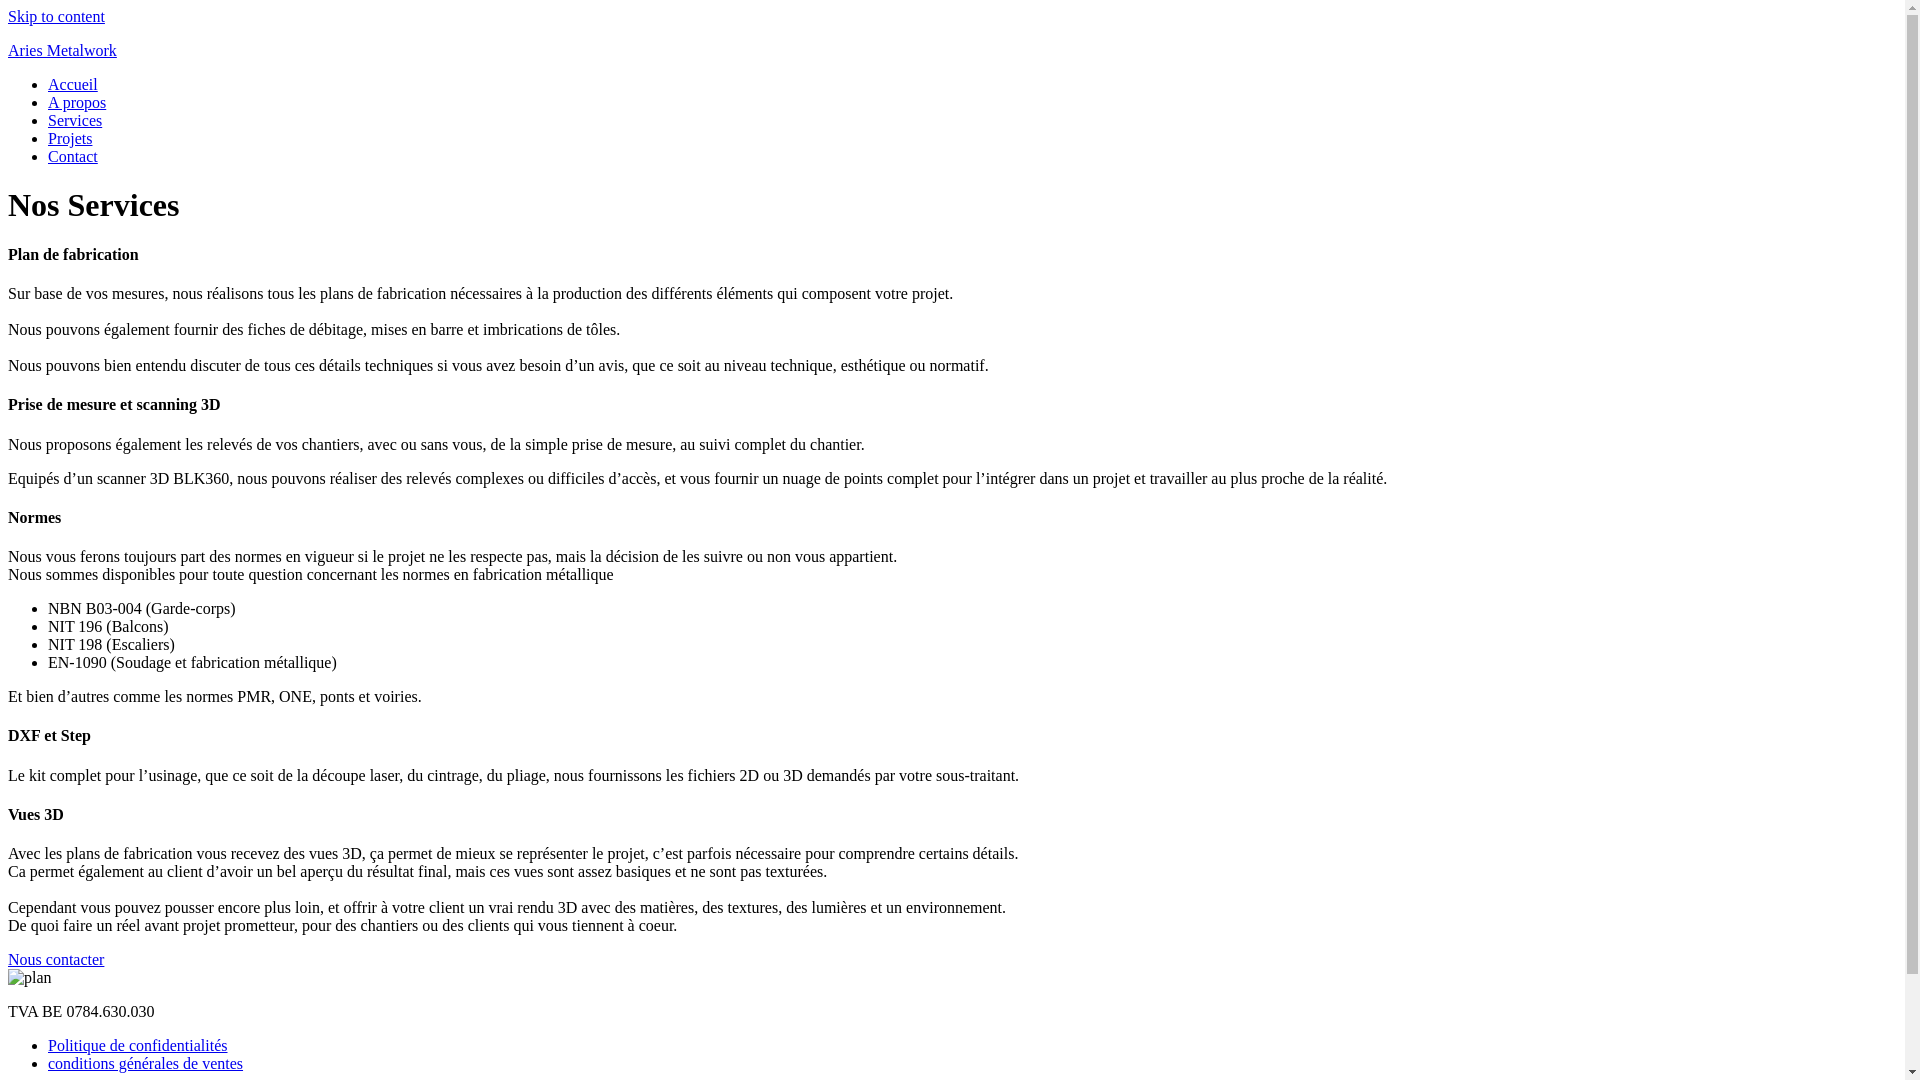  Describe the element at coordinates (72, 83) in the screenshot. I see `'Accueil'` at that location.